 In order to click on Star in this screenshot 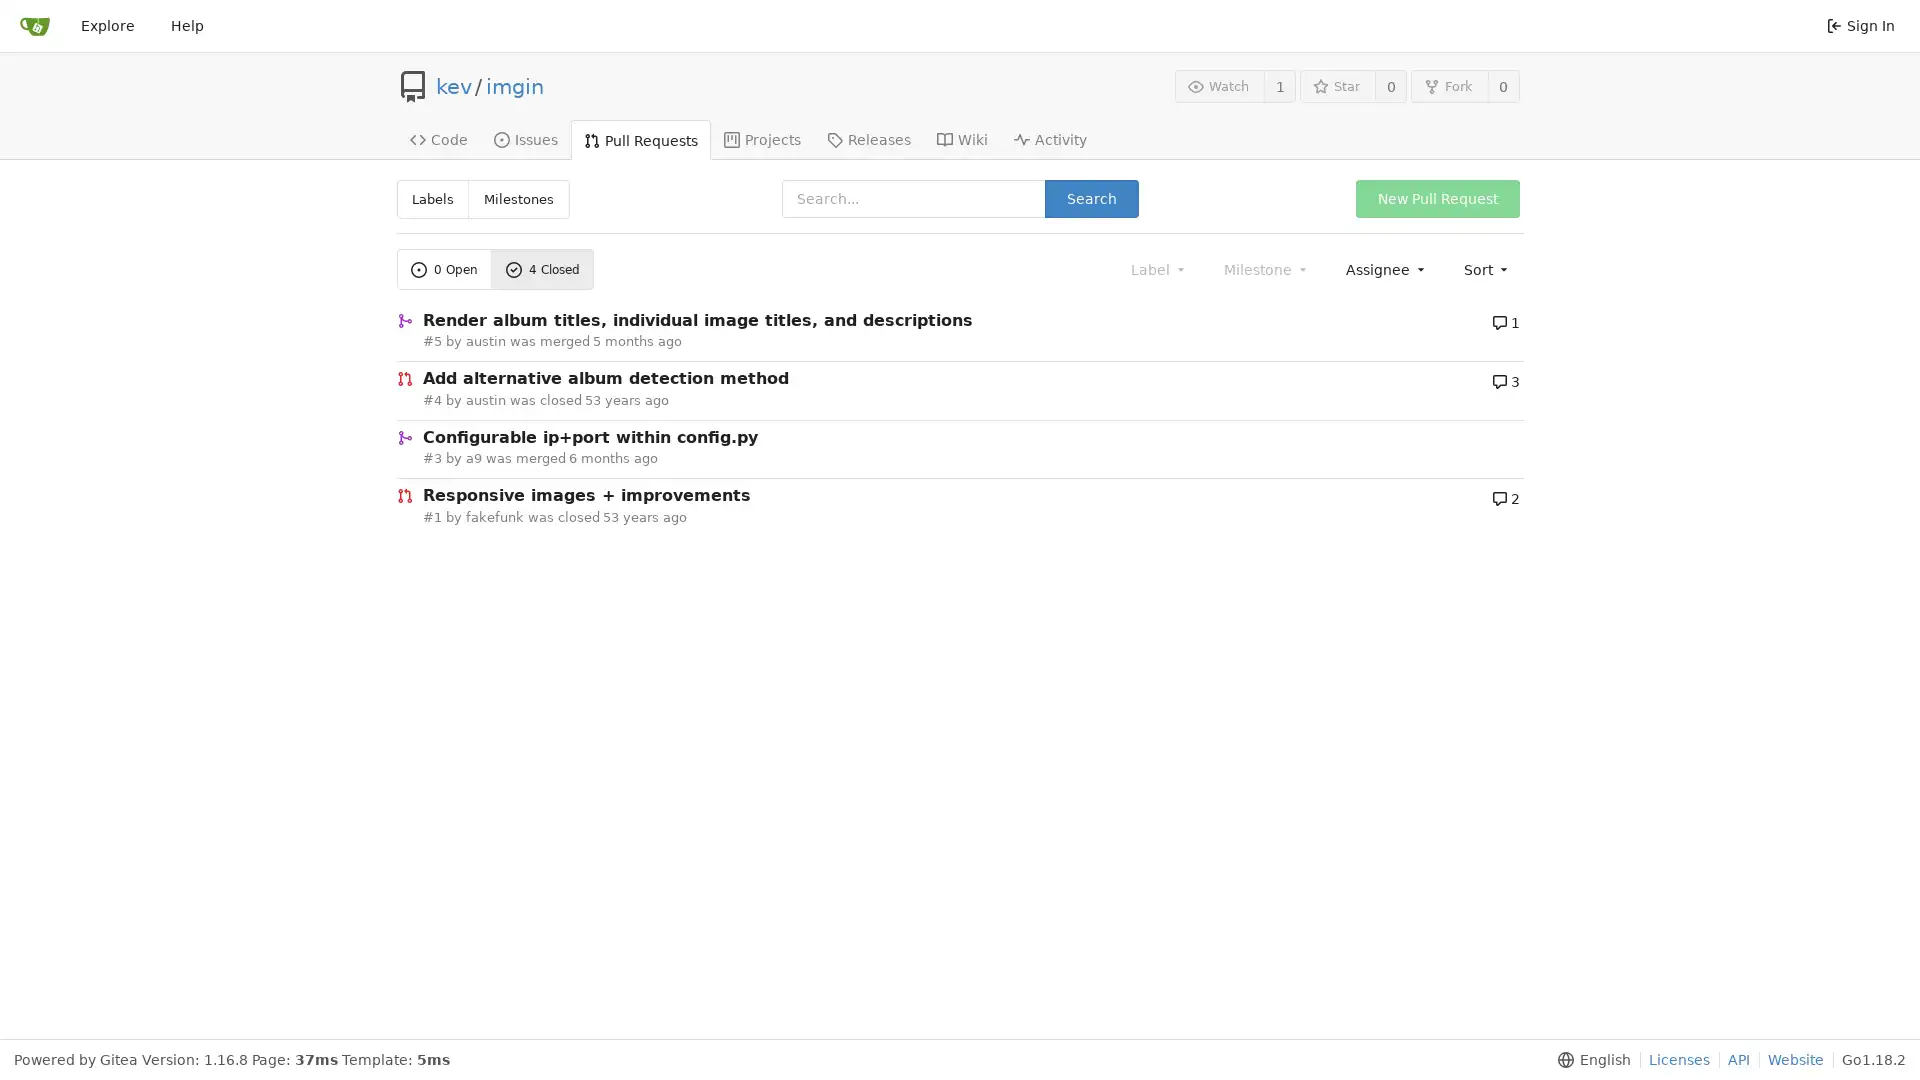, I will do `click(1337, 85)`.